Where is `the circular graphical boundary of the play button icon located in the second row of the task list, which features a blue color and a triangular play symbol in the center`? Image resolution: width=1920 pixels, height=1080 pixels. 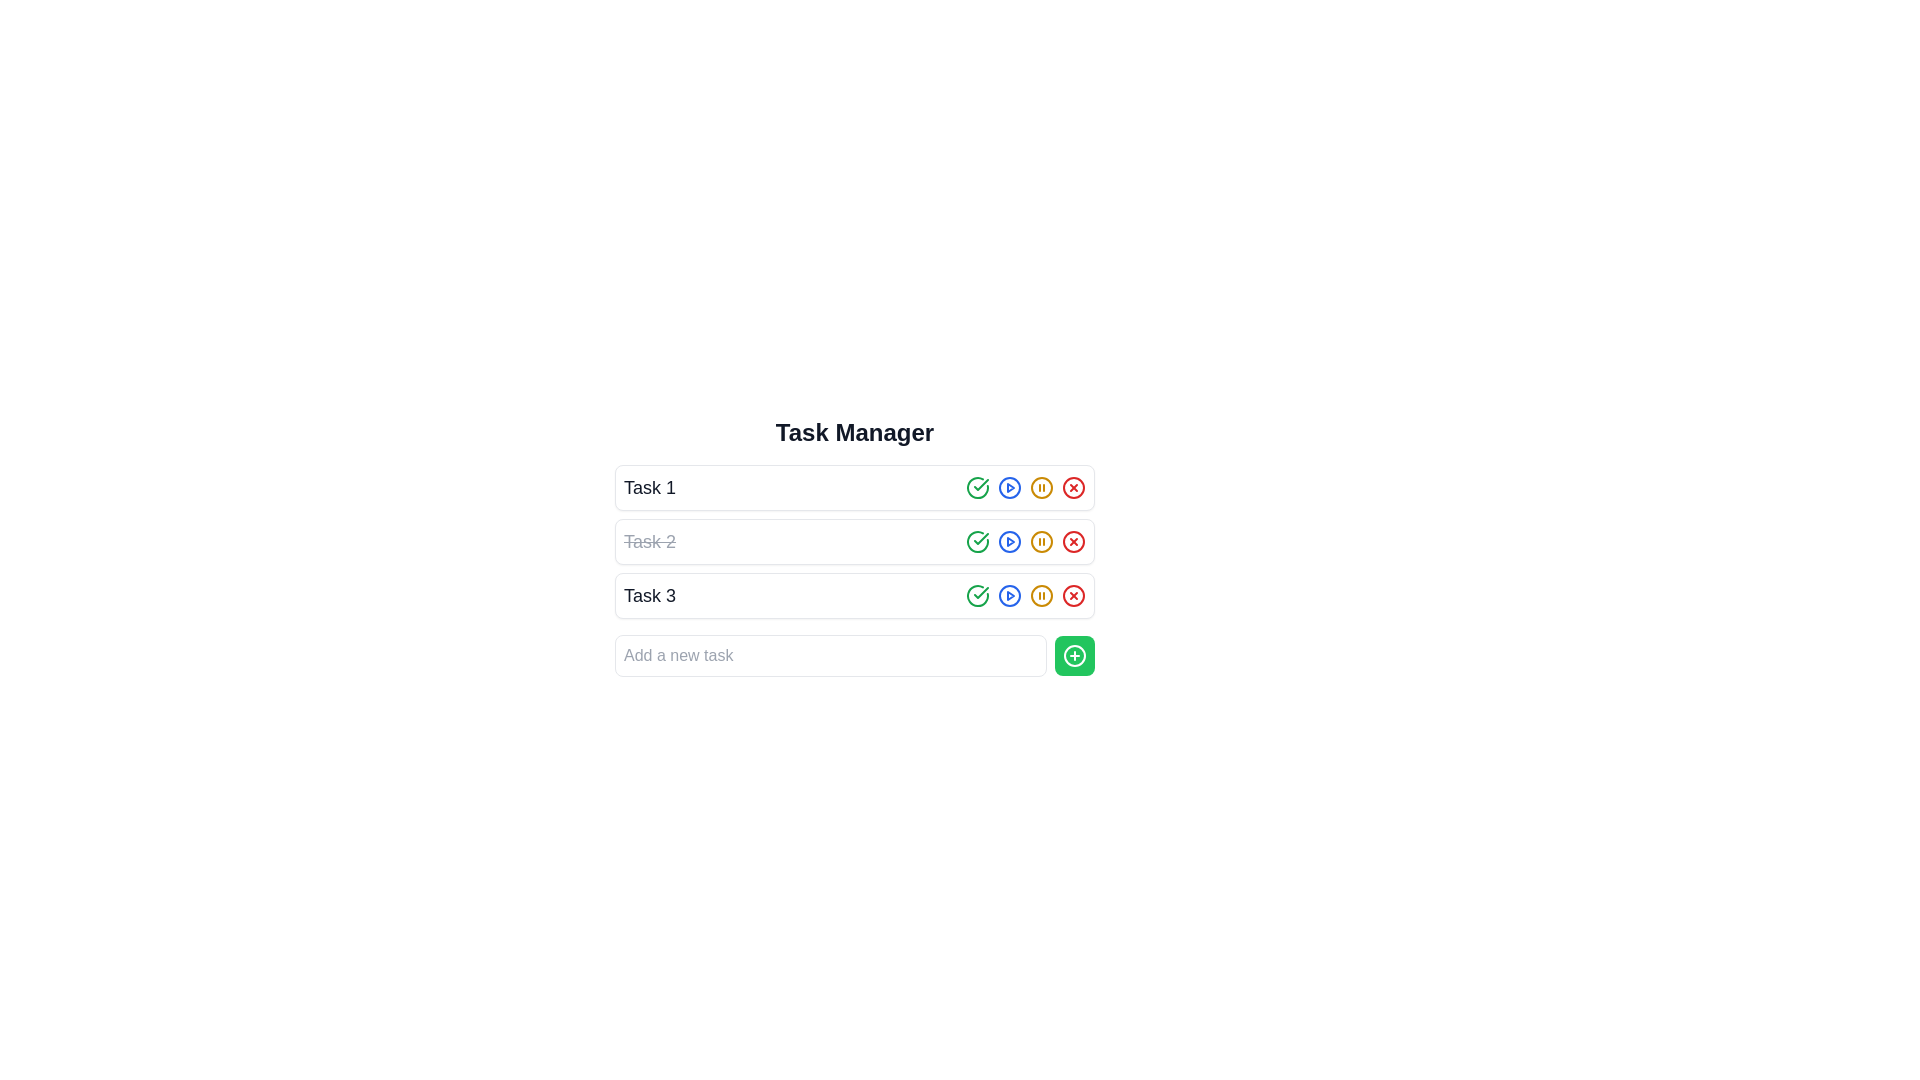 the circular graphical boundary of the play button icon located in the second row of the task list, which features a blue color and a triangular play symbol in the center is located at coordinates (1009, 488).